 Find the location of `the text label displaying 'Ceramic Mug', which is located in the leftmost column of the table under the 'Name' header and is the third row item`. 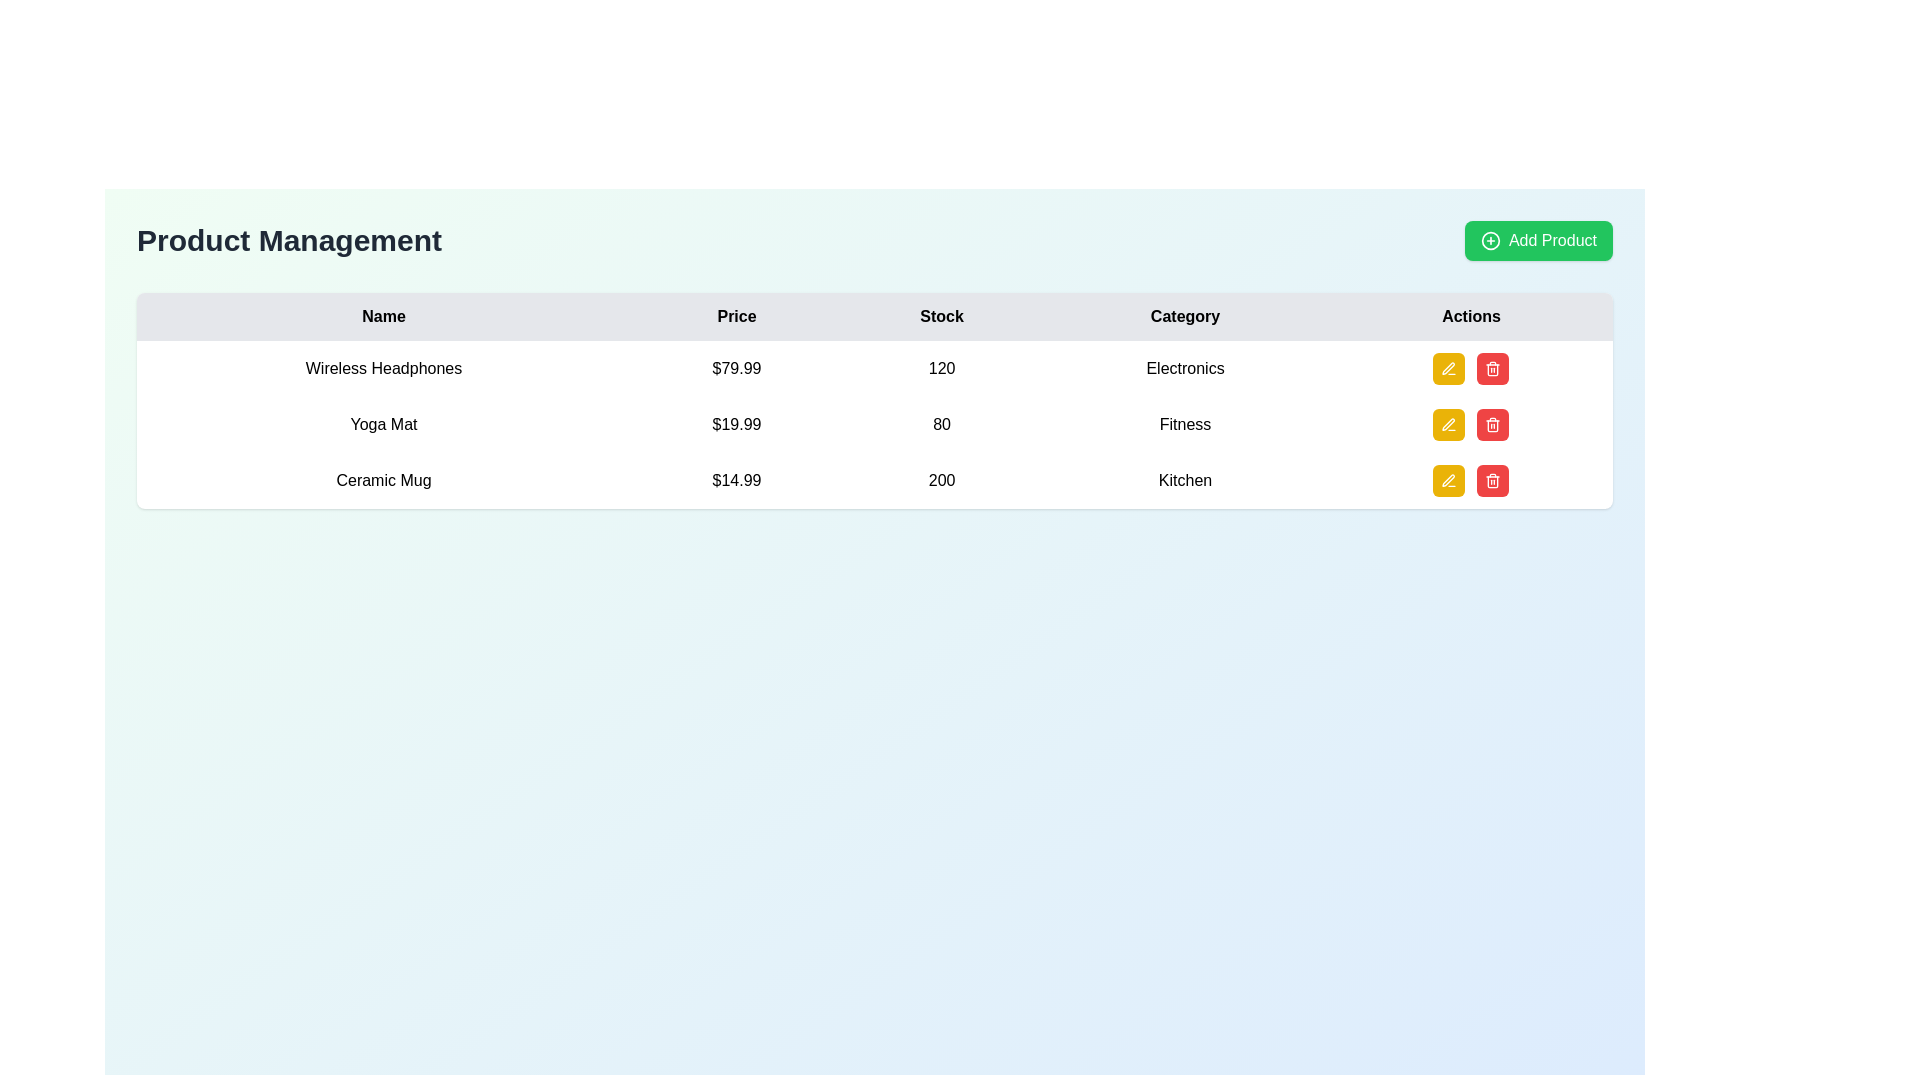

the text label displaying 'Ceramic Mug', which is located in the leftmost column of the table under the 'Name' header and is the third row item is located at coordinates (384, 481).